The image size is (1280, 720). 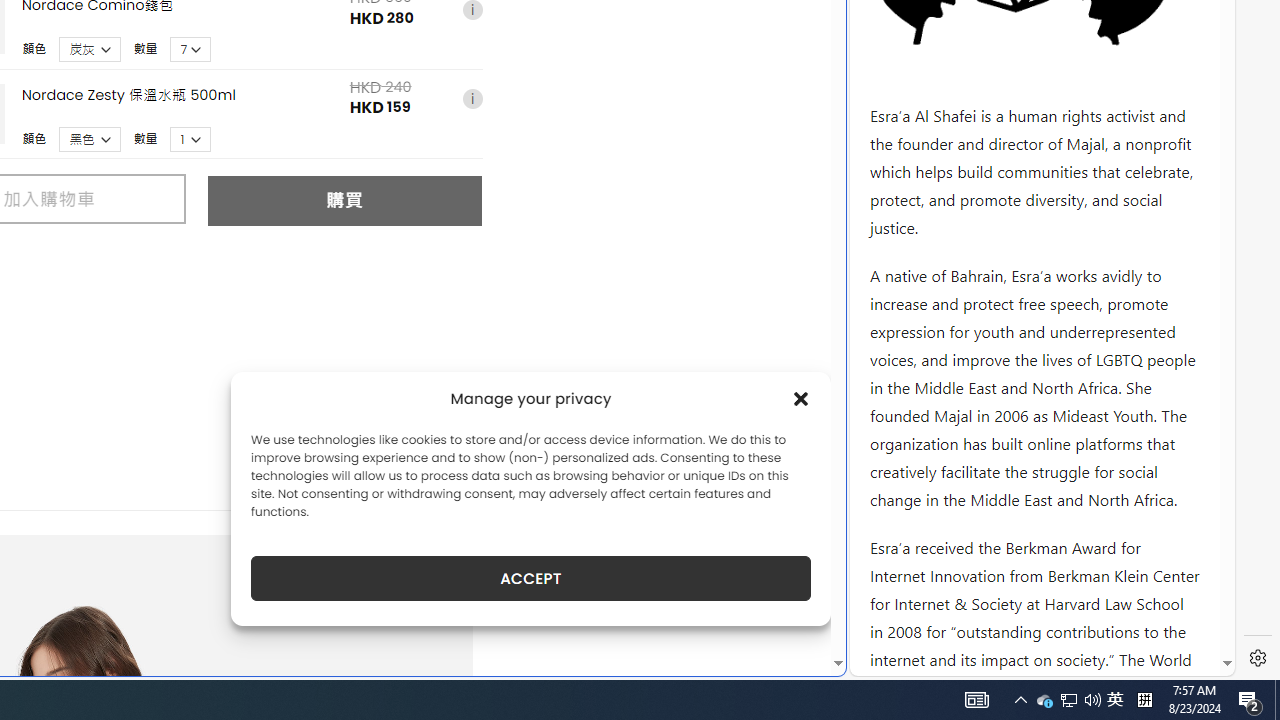 What do you see at coordinates (801, 398) in the screenshot?
I see `'Class: cmplz-close'` at bounding box center [801, 398].